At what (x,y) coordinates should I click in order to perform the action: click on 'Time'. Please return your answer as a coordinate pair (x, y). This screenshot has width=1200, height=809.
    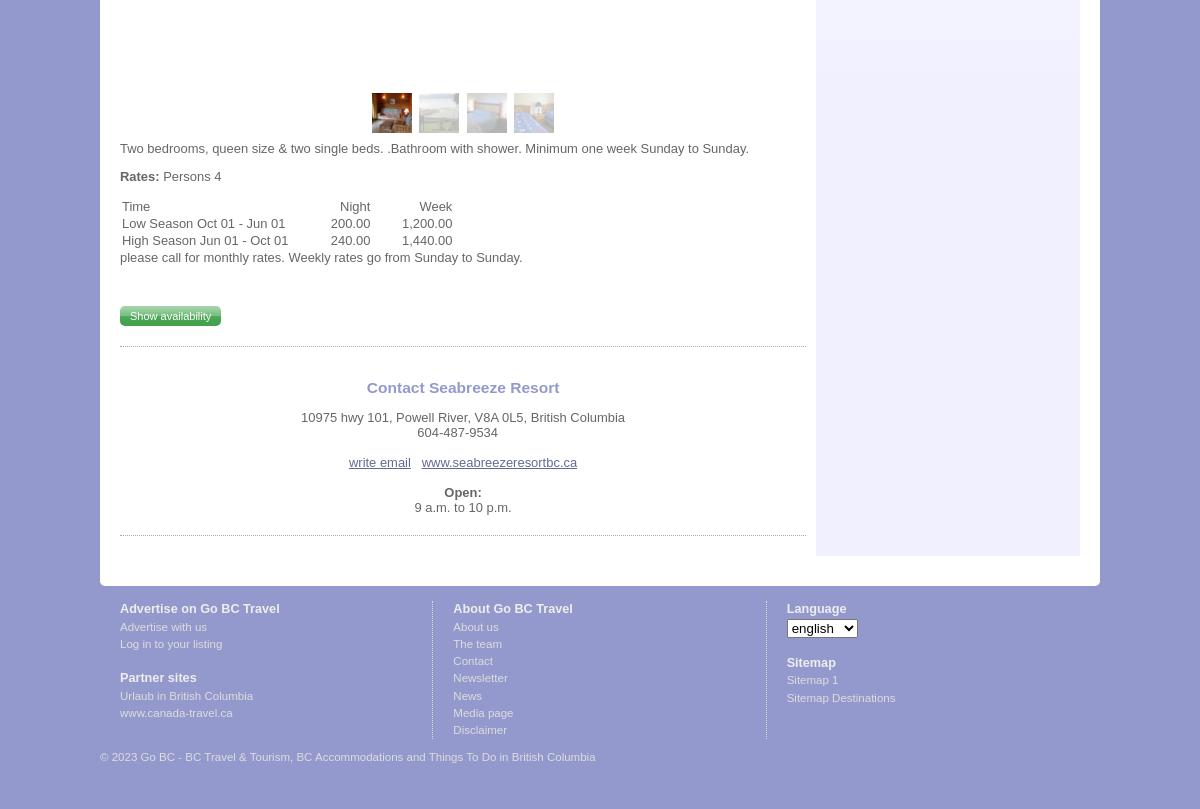
    Looking at the image, I should click on (135, 204).